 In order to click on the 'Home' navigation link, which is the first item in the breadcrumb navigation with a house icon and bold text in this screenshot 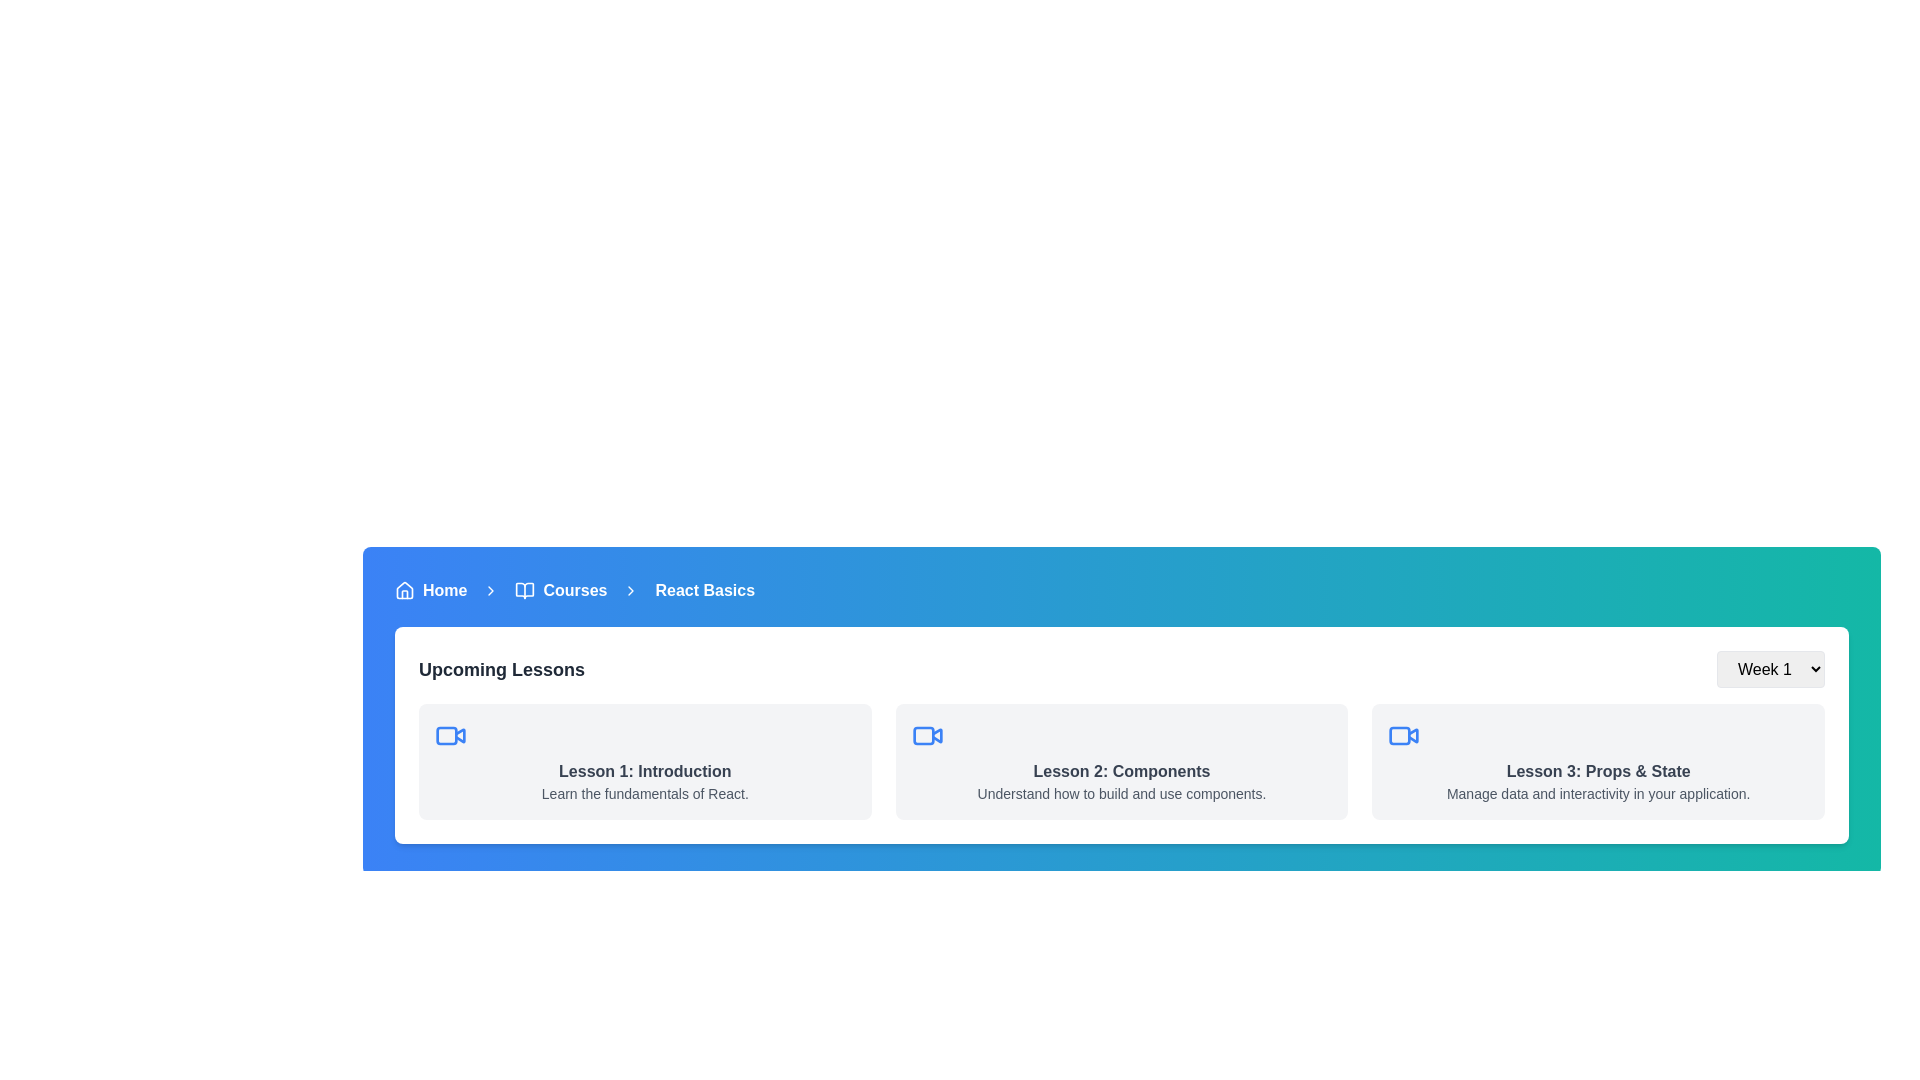, I will do `click(430, 589)`.